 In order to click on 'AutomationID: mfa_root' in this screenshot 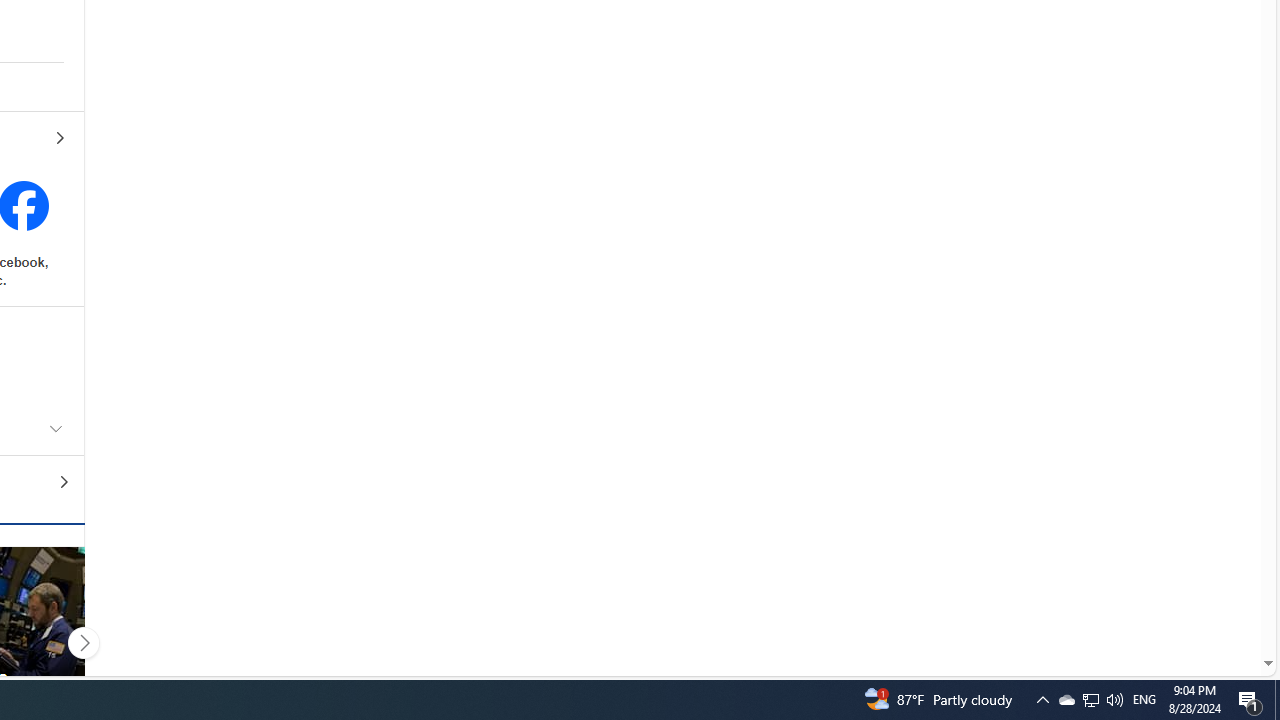, I will do `click(1192, 602)`.